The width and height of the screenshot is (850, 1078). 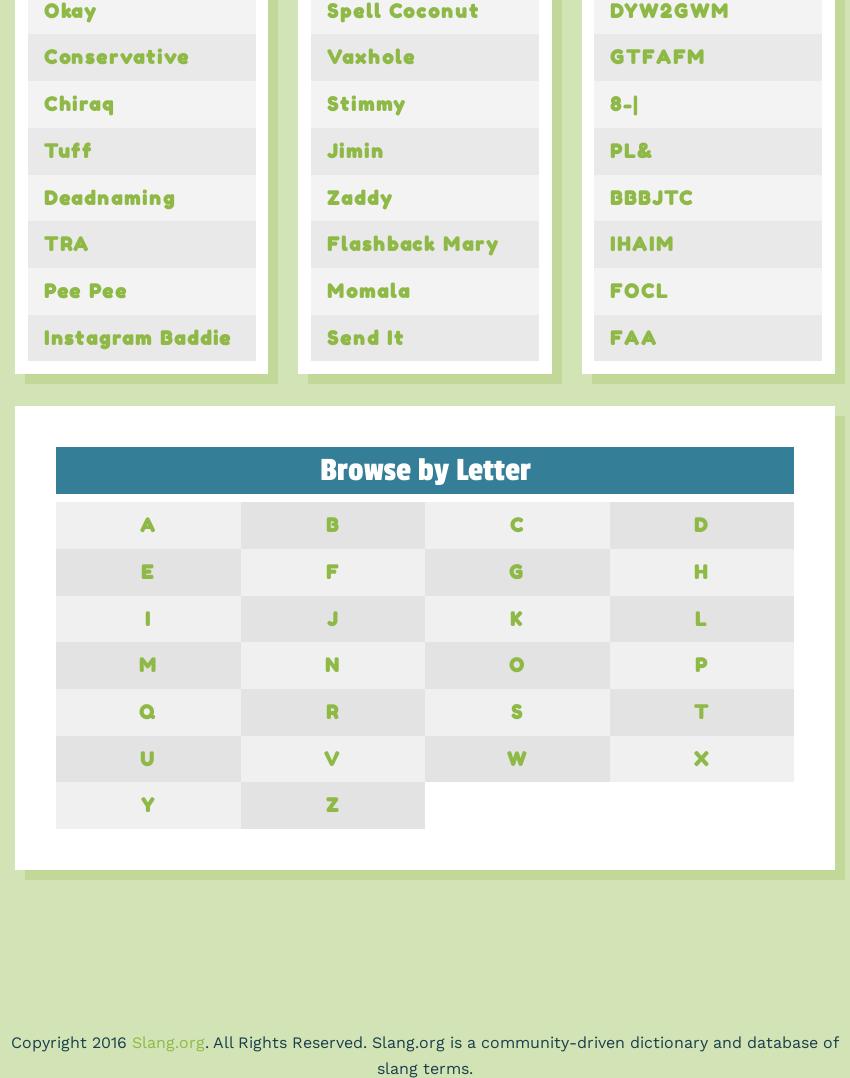 What do you see at coordinates (520, 1055) in the screenshot?
I see `'. All Rights Reserved. Slang.org is a community-driven dictionary and database of slang terms.'` at bounding box center [520, 1055].